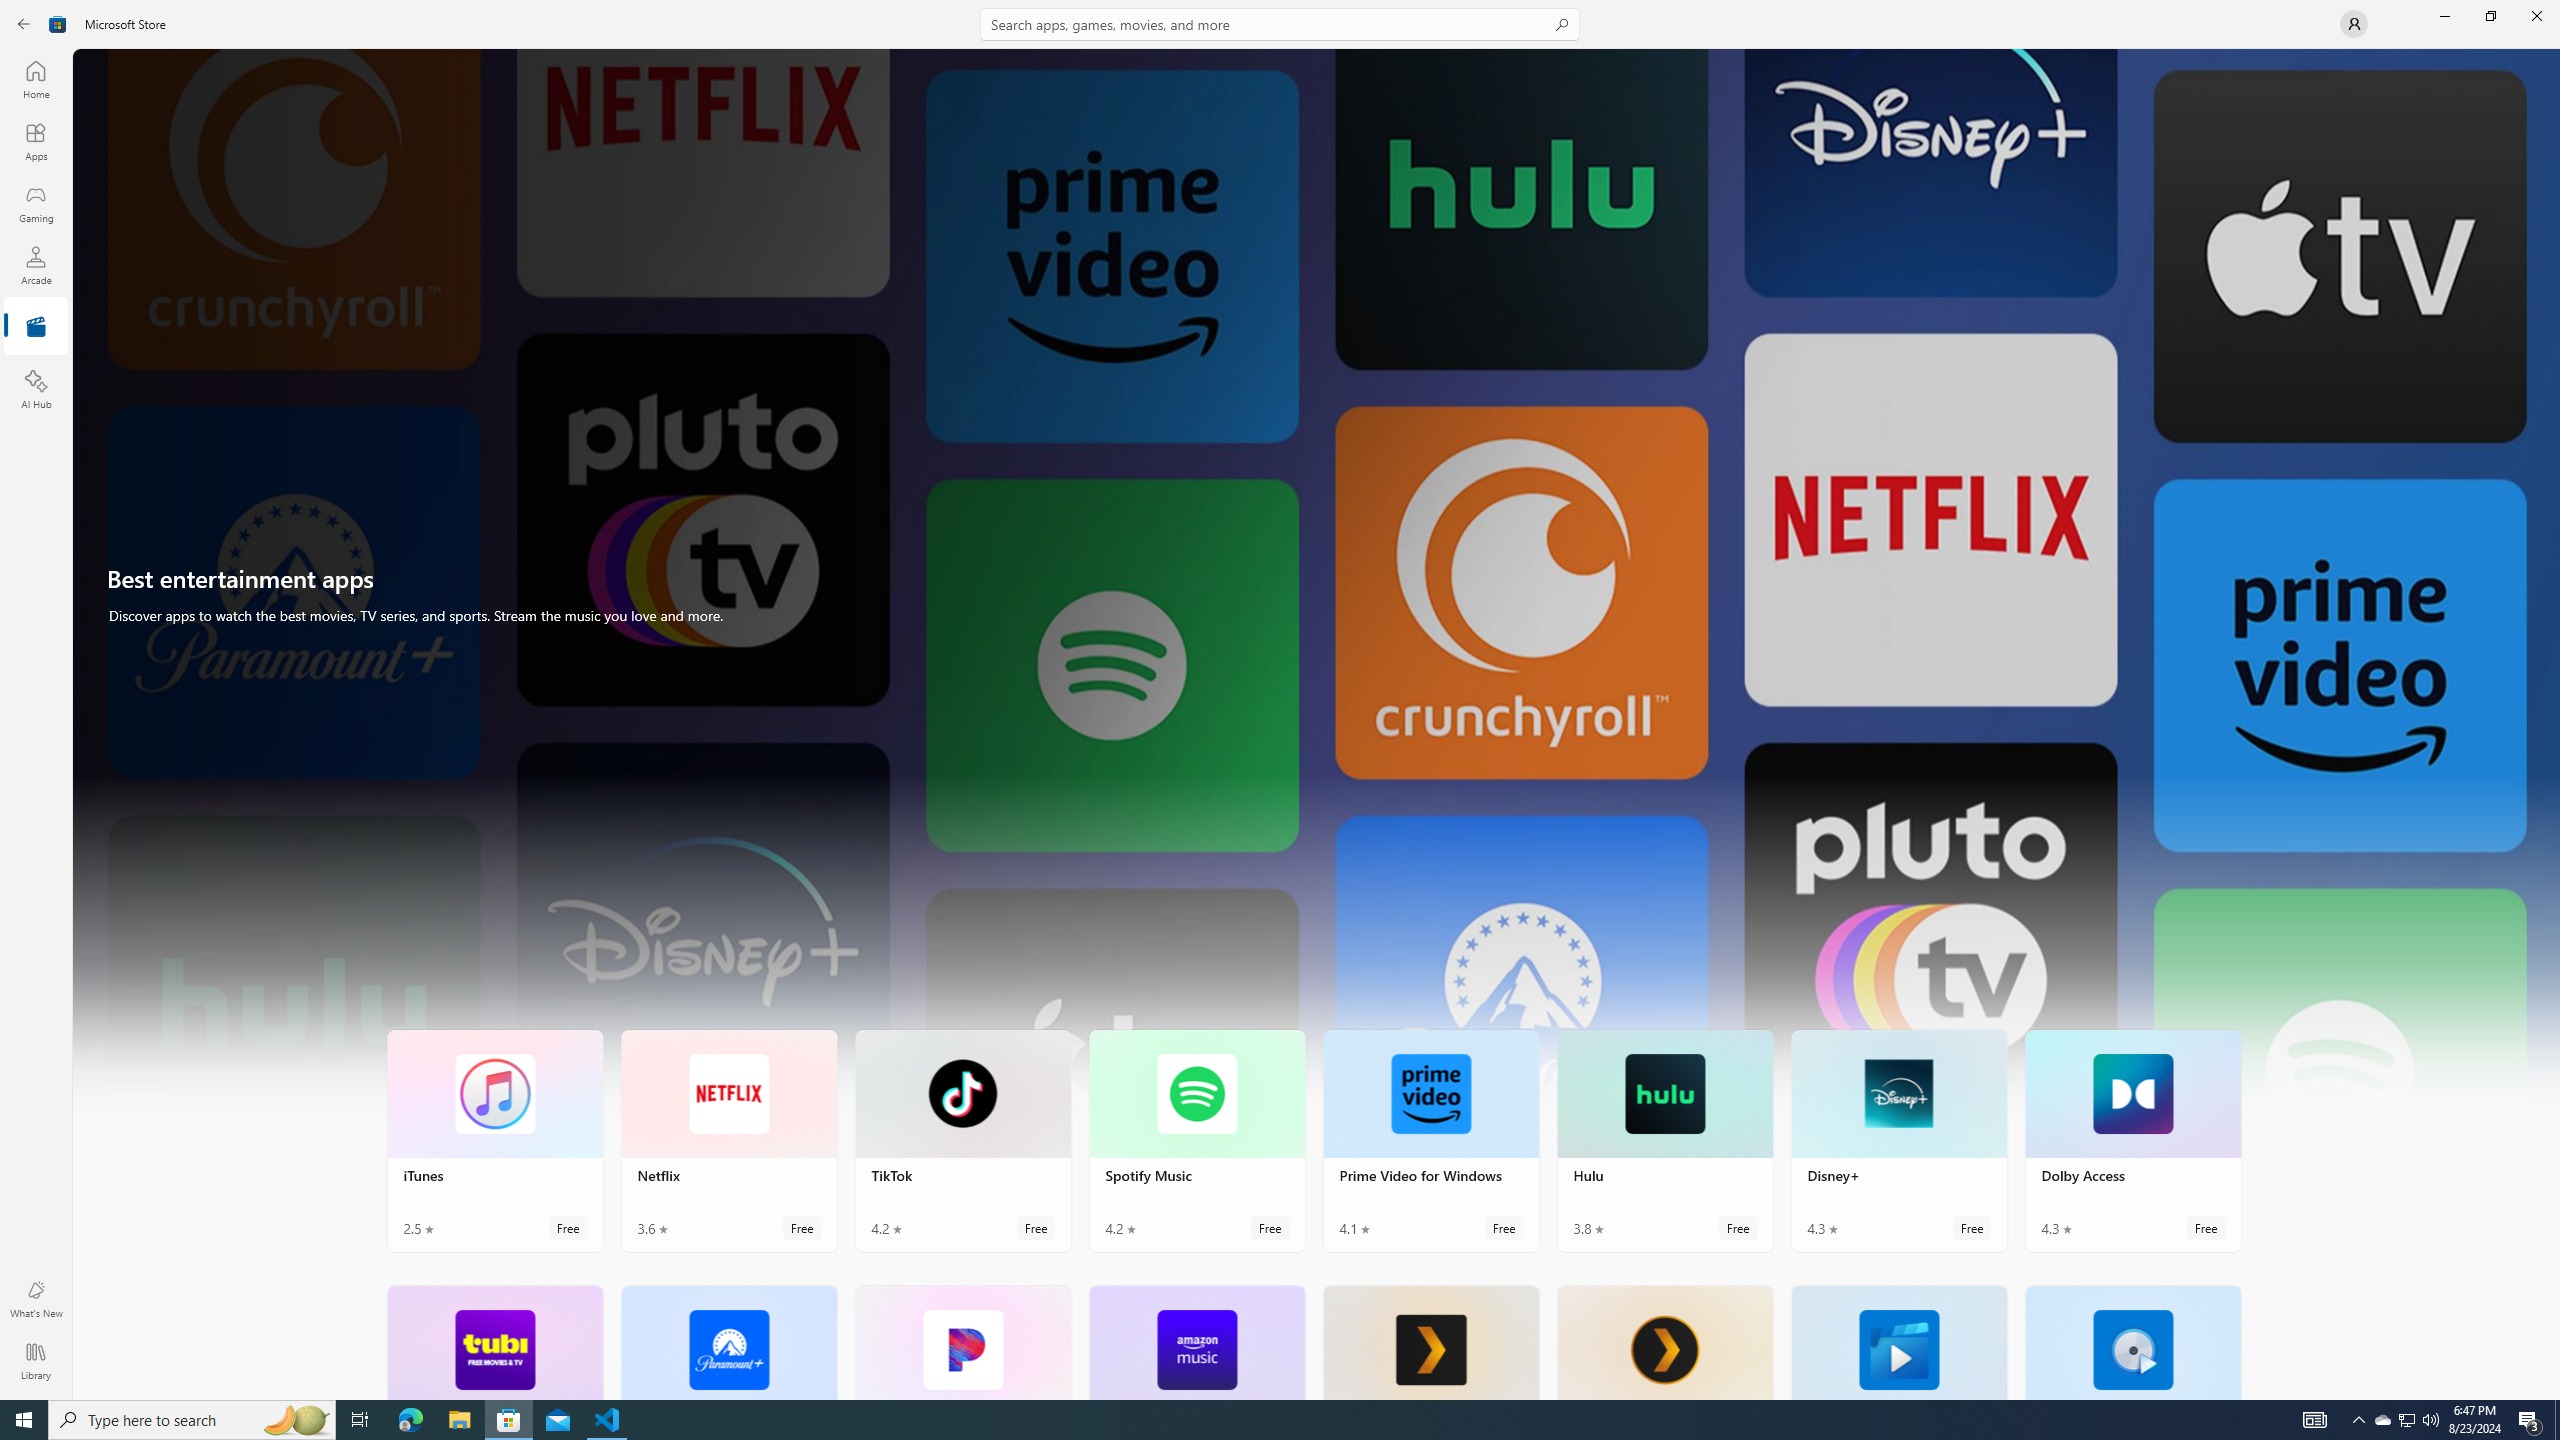  What do you see at coordinates (34, 1298) in the screenshot?
I see `'What'` at bounding box center [34, 1298].